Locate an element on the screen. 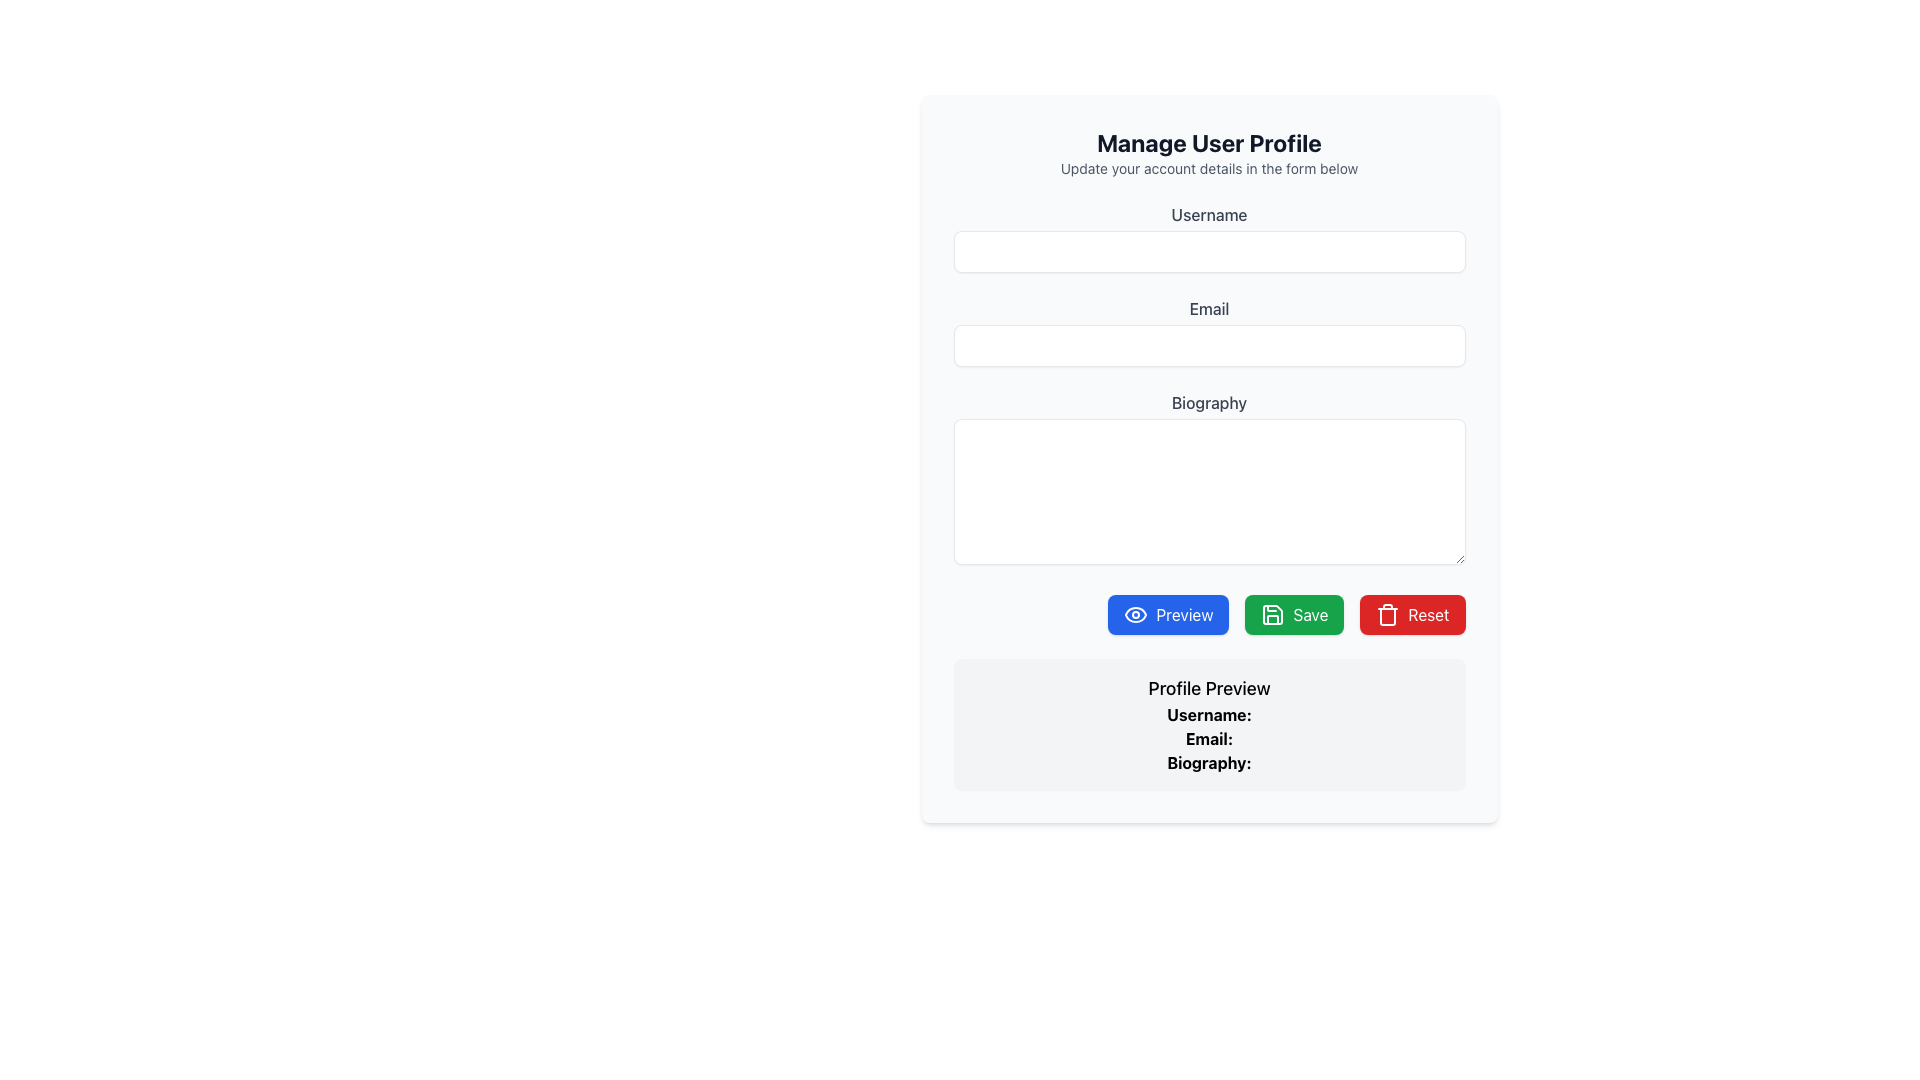  the 'Preview' button which contains an eye symbol, located on the left side of the button group below the input fields in the 'Manage User Profile' form to initiate a preview action is located at coordinates (1136, 613).